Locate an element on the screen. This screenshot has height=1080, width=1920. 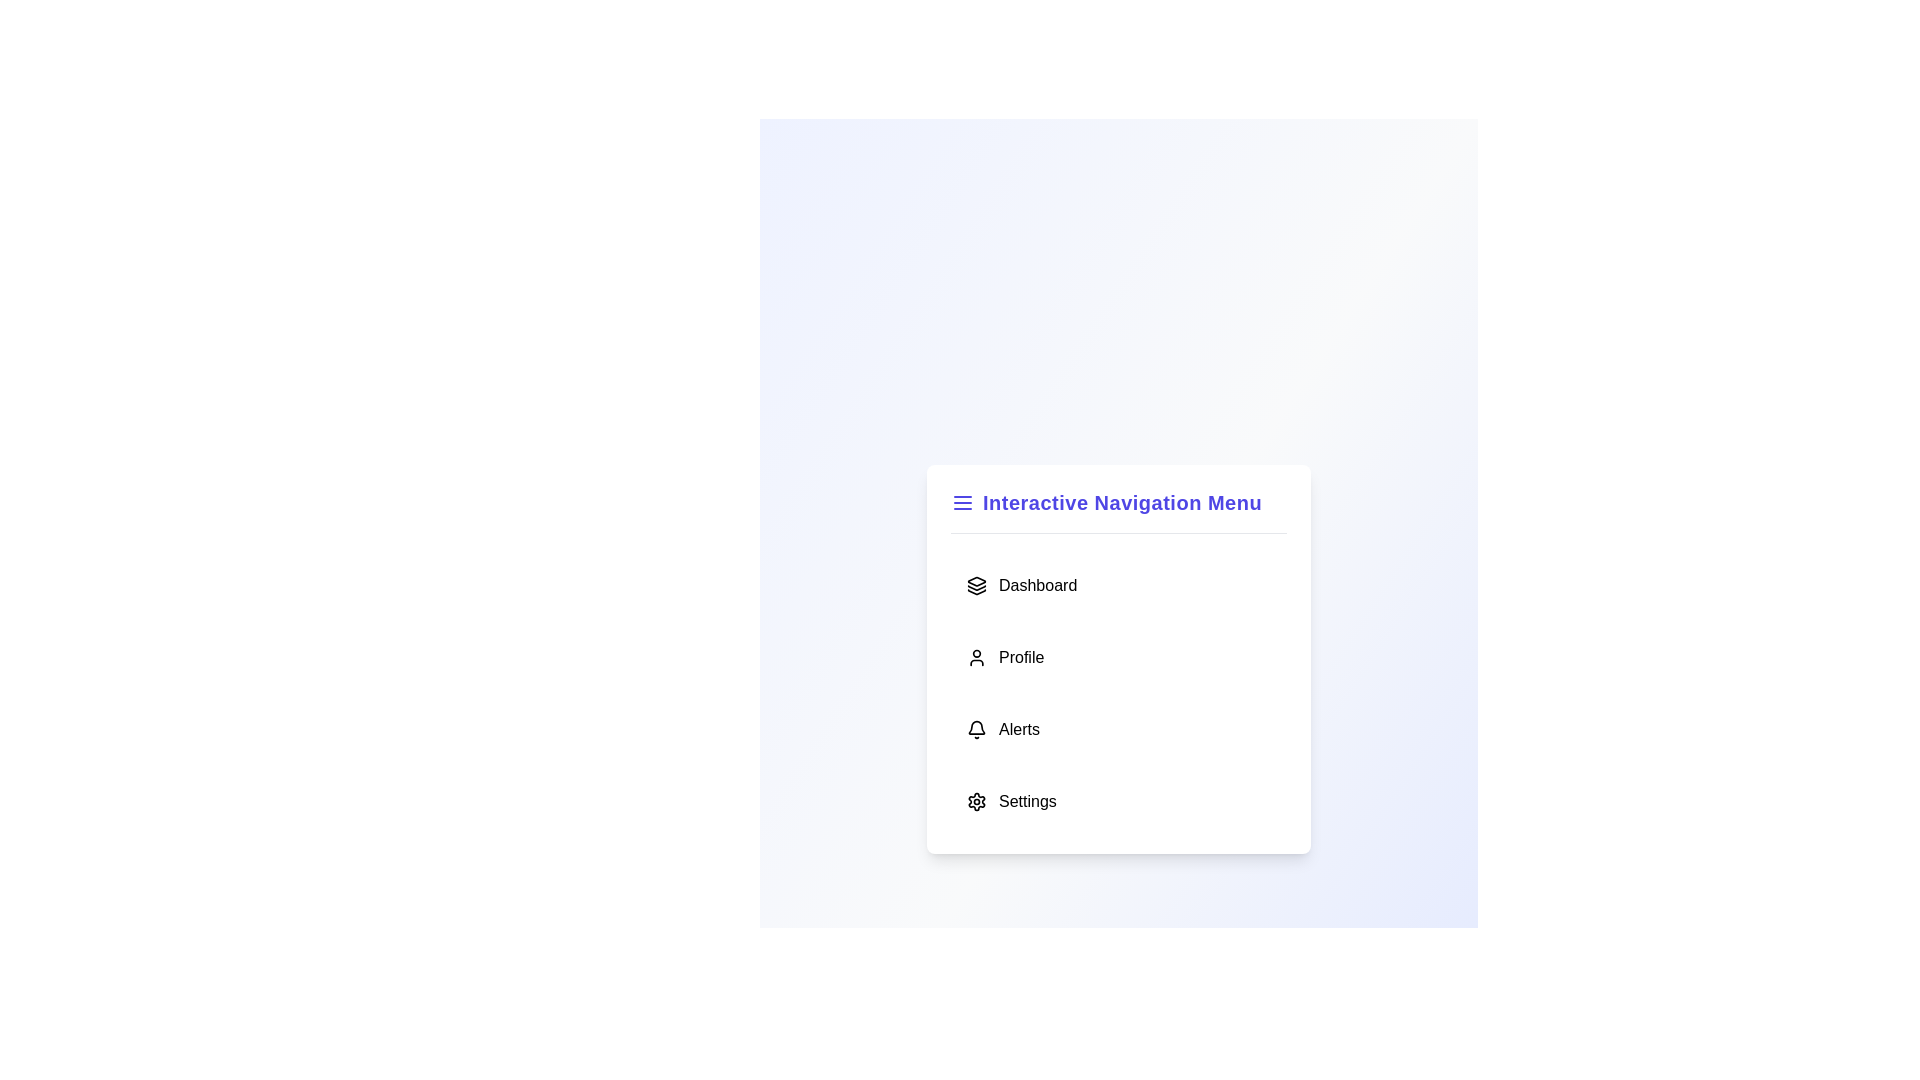
the menu item Profile by clicking on it is located at coordinates (1117, 657).